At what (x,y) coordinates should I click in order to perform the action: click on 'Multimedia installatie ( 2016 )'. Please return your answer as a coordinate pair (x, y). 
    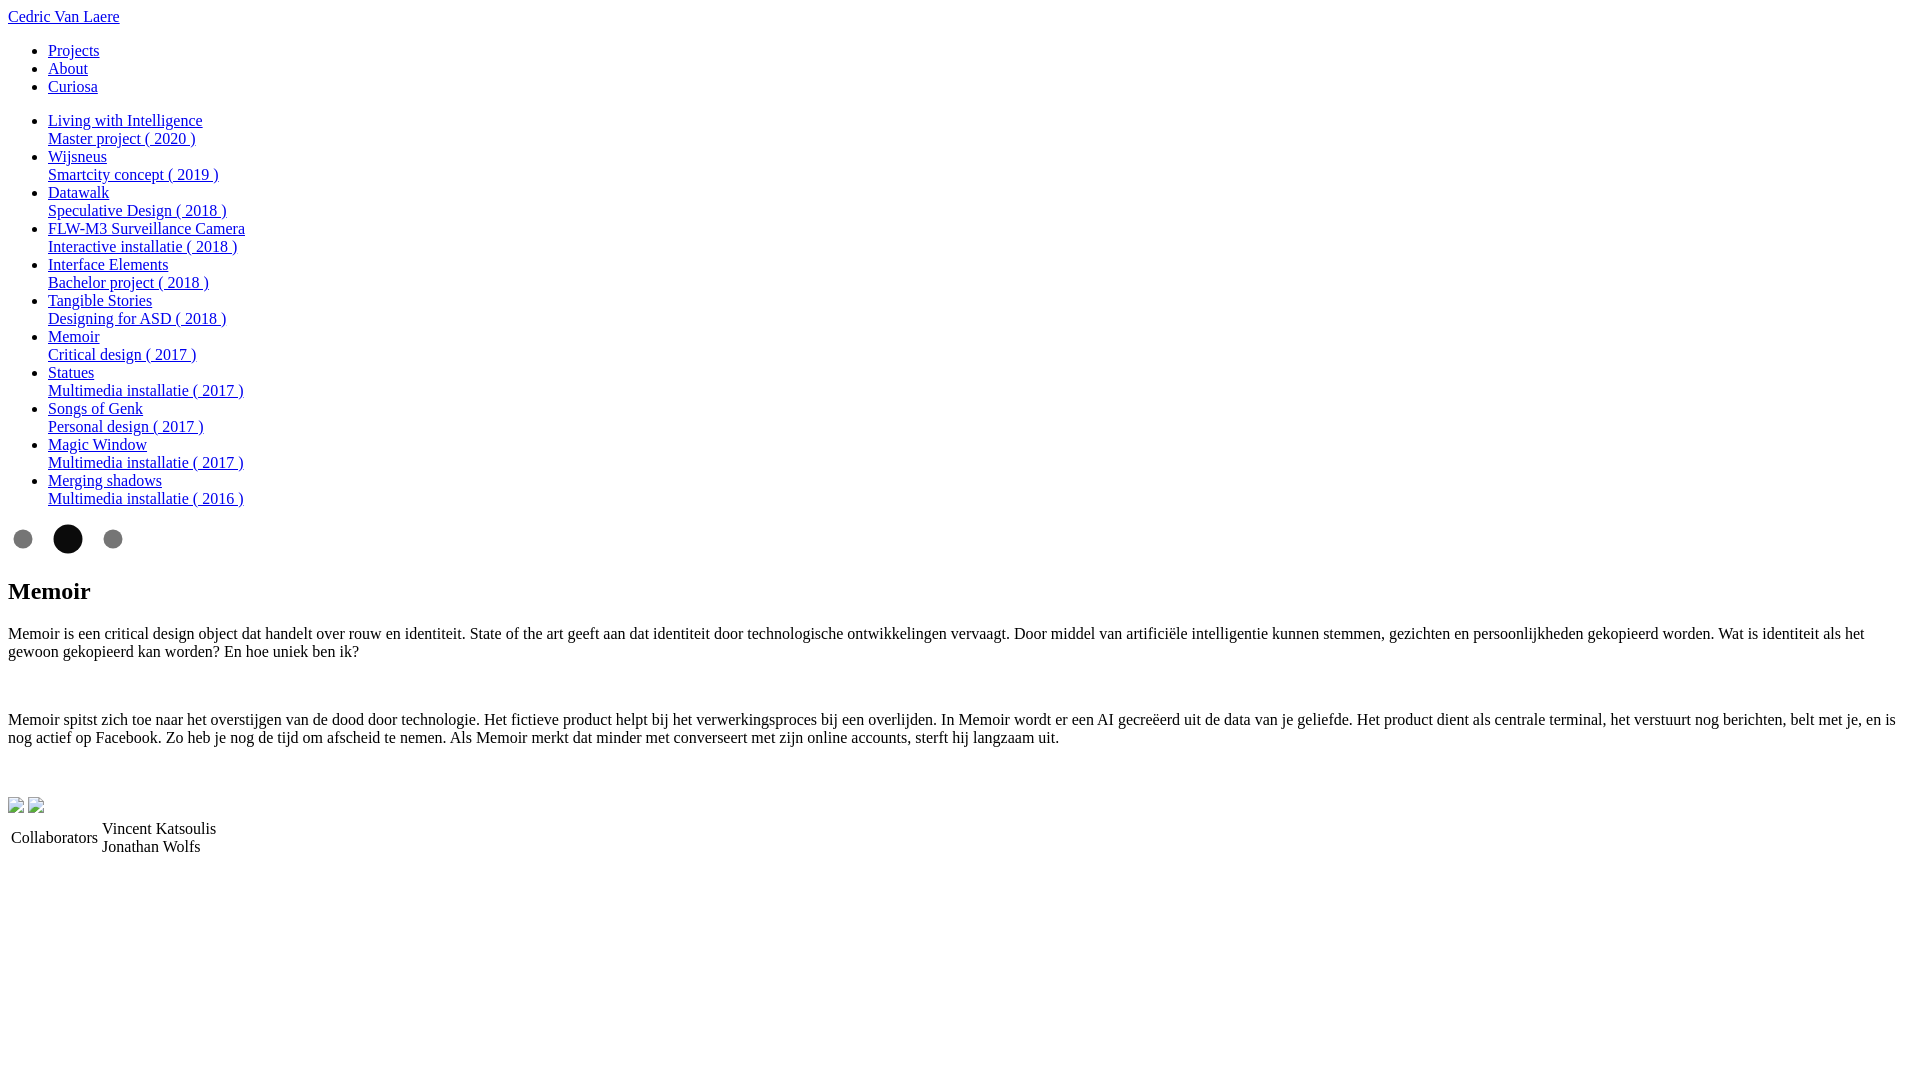
    Looking at the image, I should click on (144, 497).